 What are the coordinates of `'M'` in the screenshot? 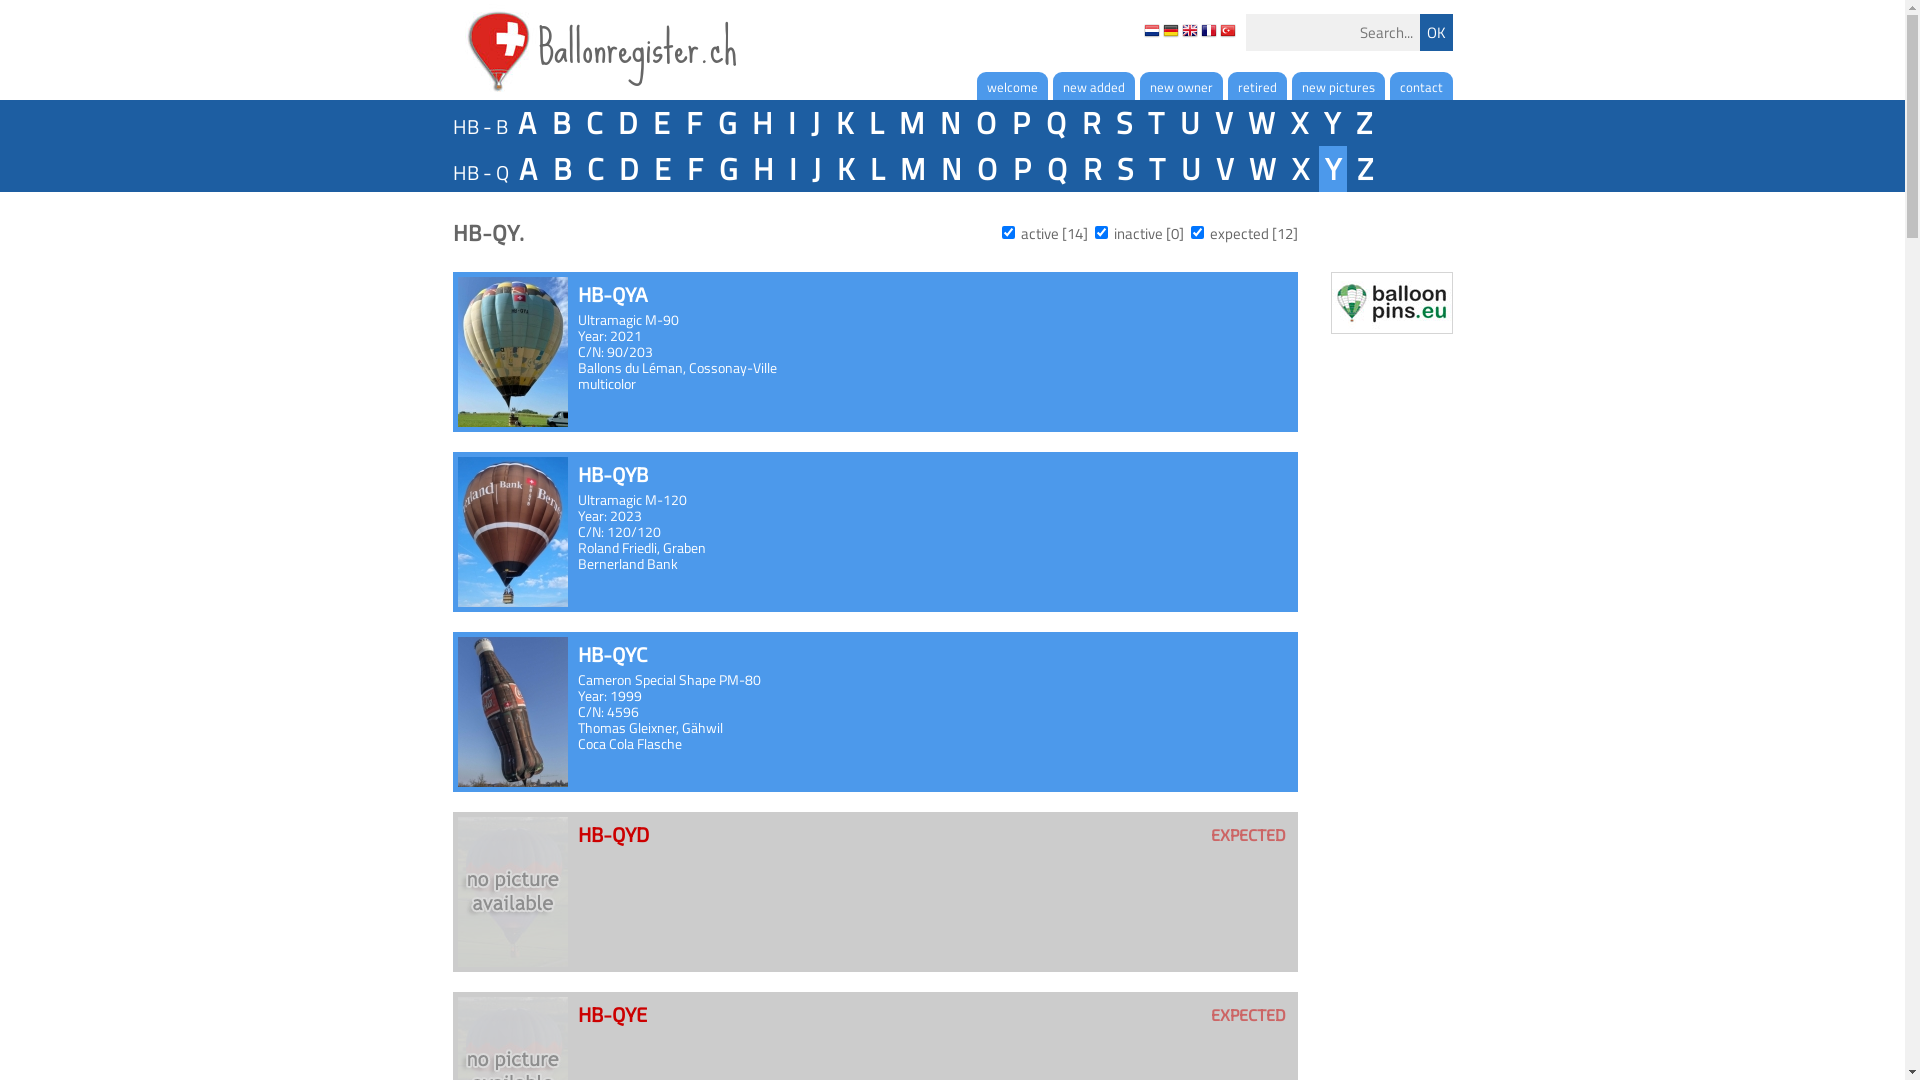 It's located at (909, 123).